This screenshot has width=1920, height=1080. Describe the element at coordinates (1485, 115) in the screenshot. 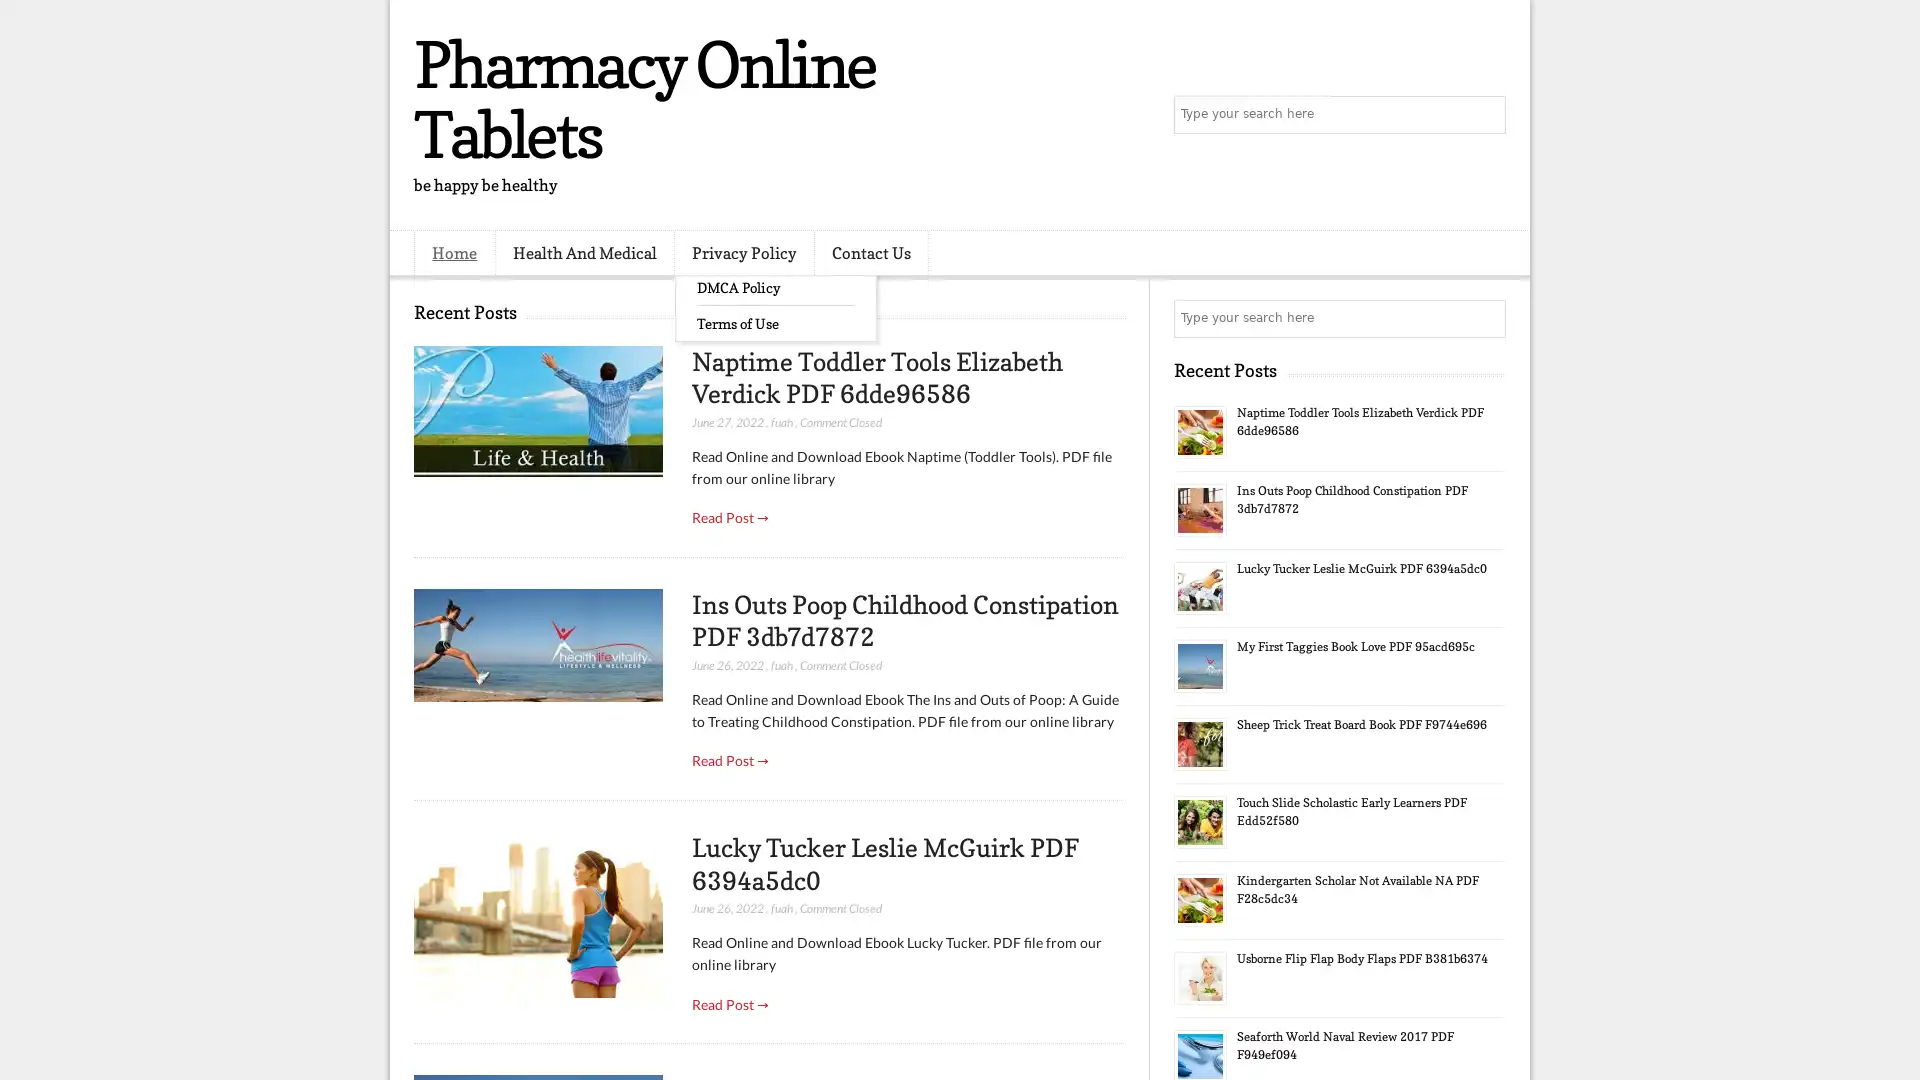

I see `Search` at that location.